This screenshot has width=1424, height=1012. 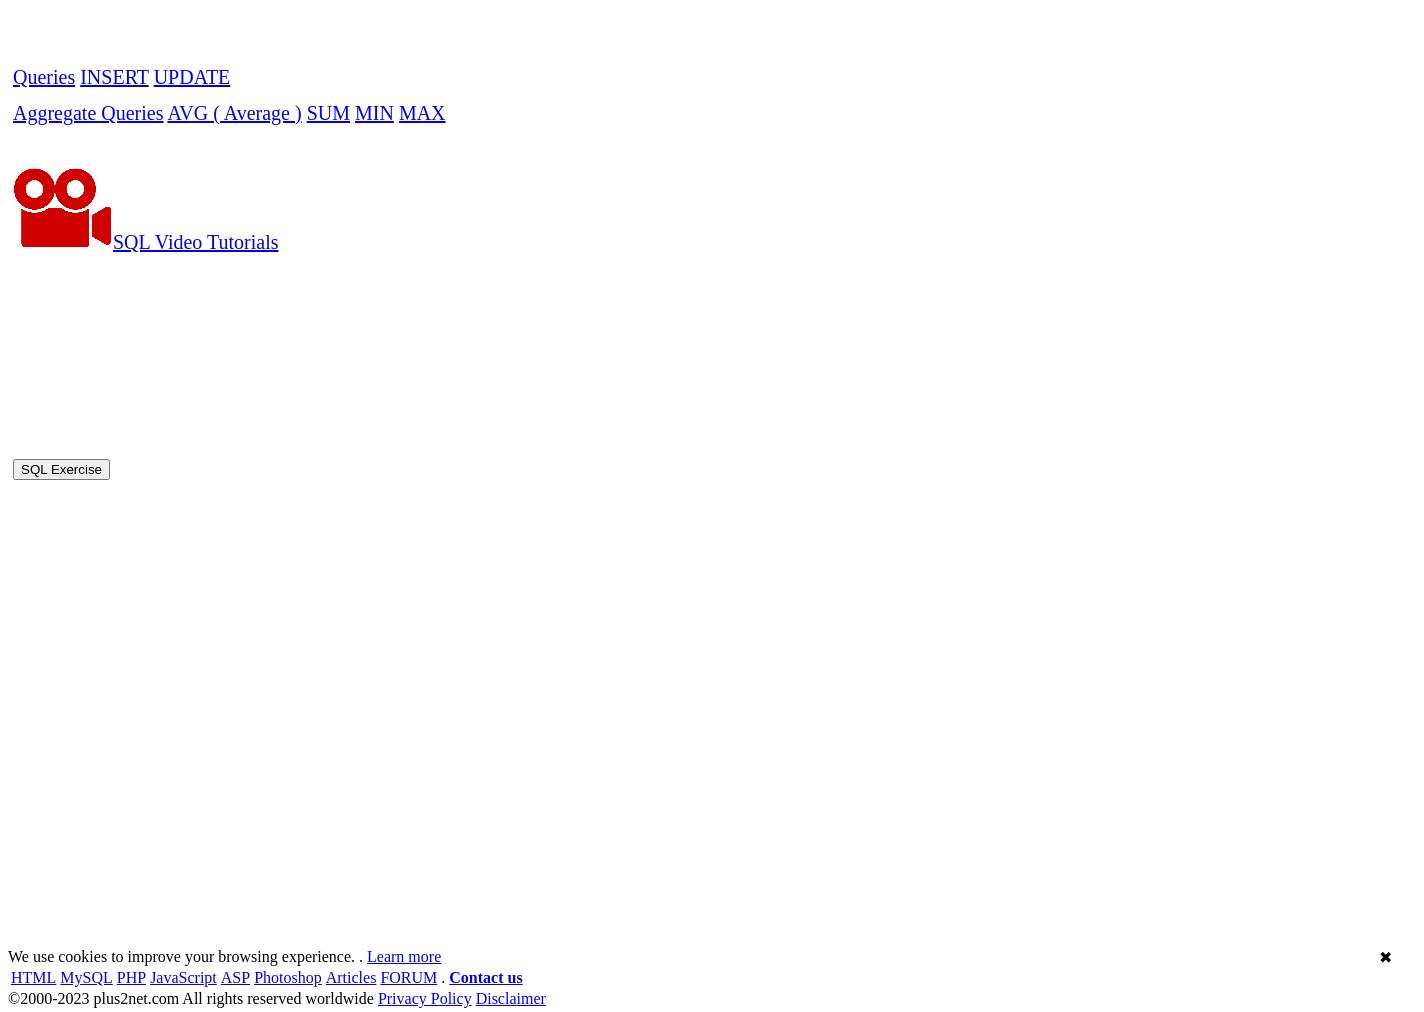 What do you see at coordinates (181, 417) in the screenshot?
I see `'JavaScript'` at bounding box center [181, 417].